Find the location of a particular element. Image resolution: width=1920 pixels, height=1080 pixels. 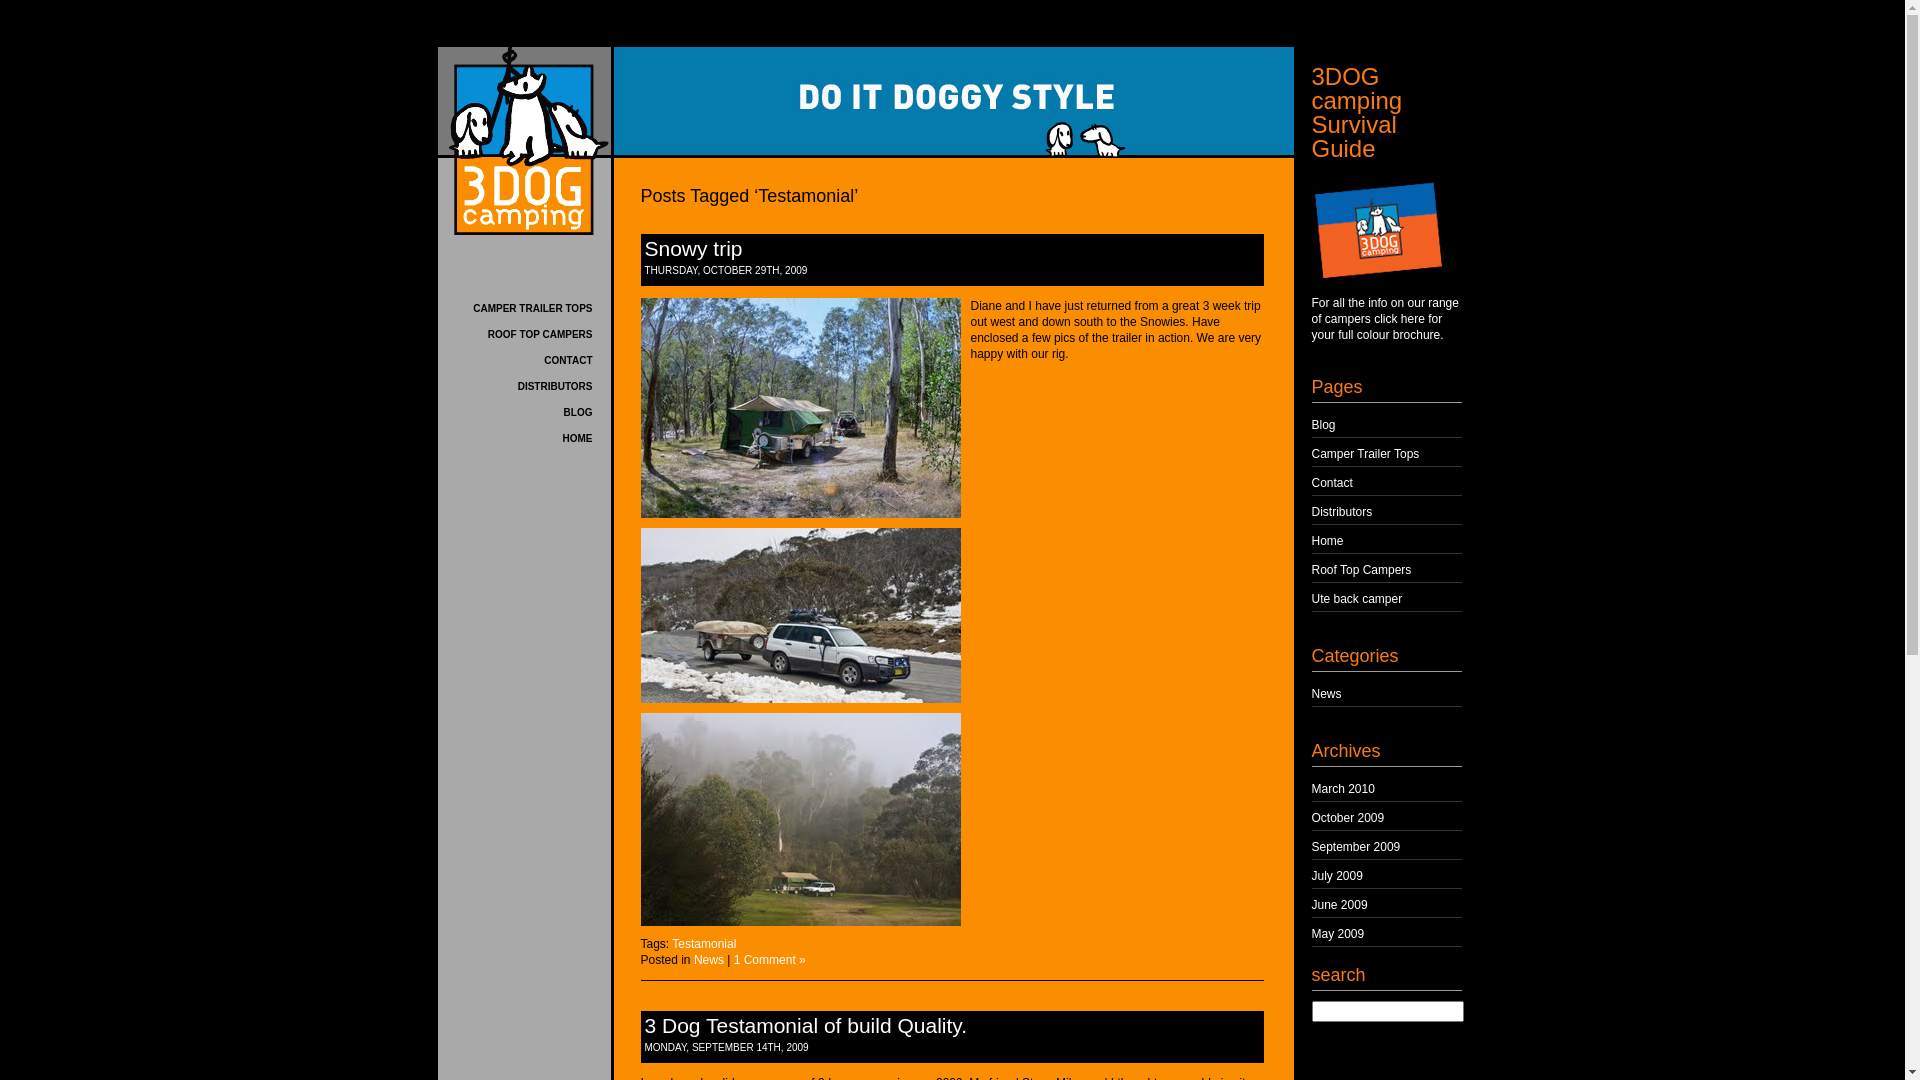

'HOME' is located at coordinates (560, 437).